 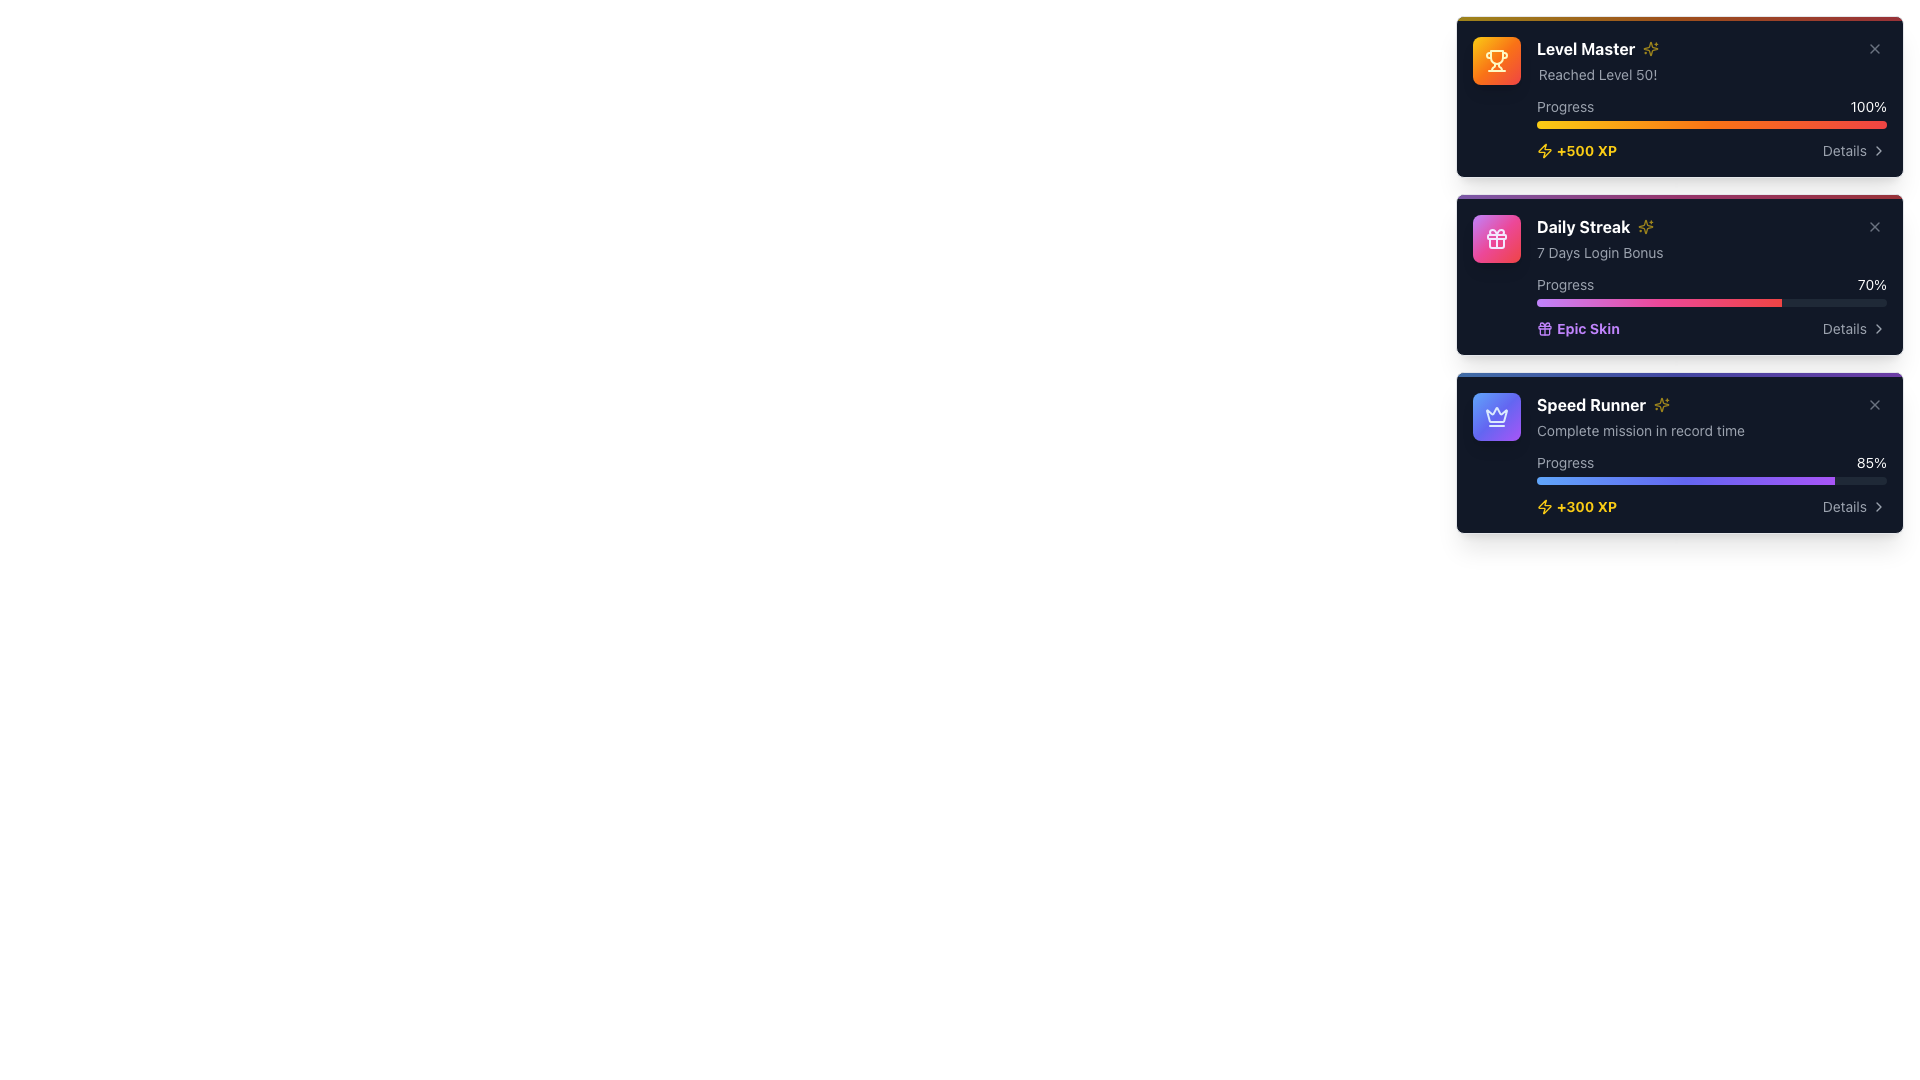 I want to click on the close button located, so click(x=1874, y=48).